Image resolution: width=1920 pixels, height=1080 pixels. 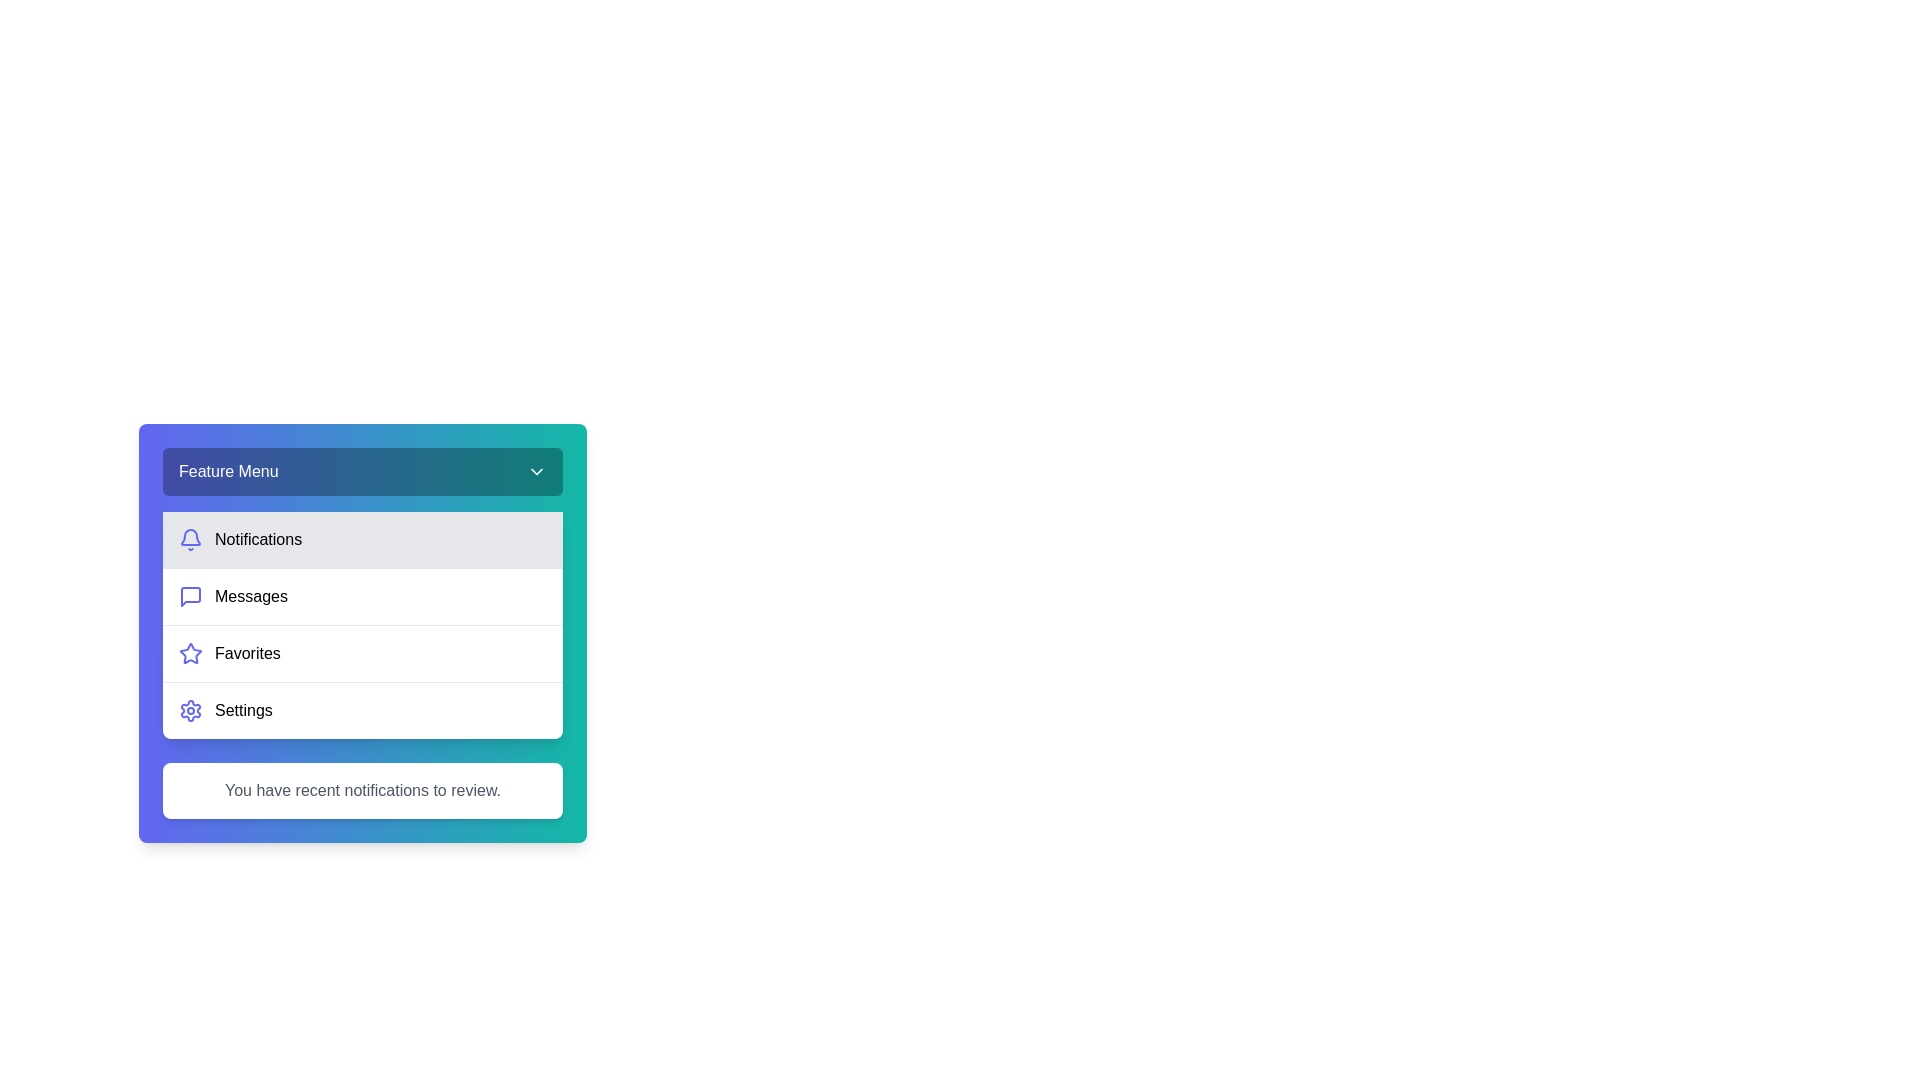 What do you see at coordinates (191, 536) in the screenshot?
I see `the bell icon in the dropdown menu labeled 'Feature Menu' to trigger any associated notifications or alerts` at bounding box center [191, 536].